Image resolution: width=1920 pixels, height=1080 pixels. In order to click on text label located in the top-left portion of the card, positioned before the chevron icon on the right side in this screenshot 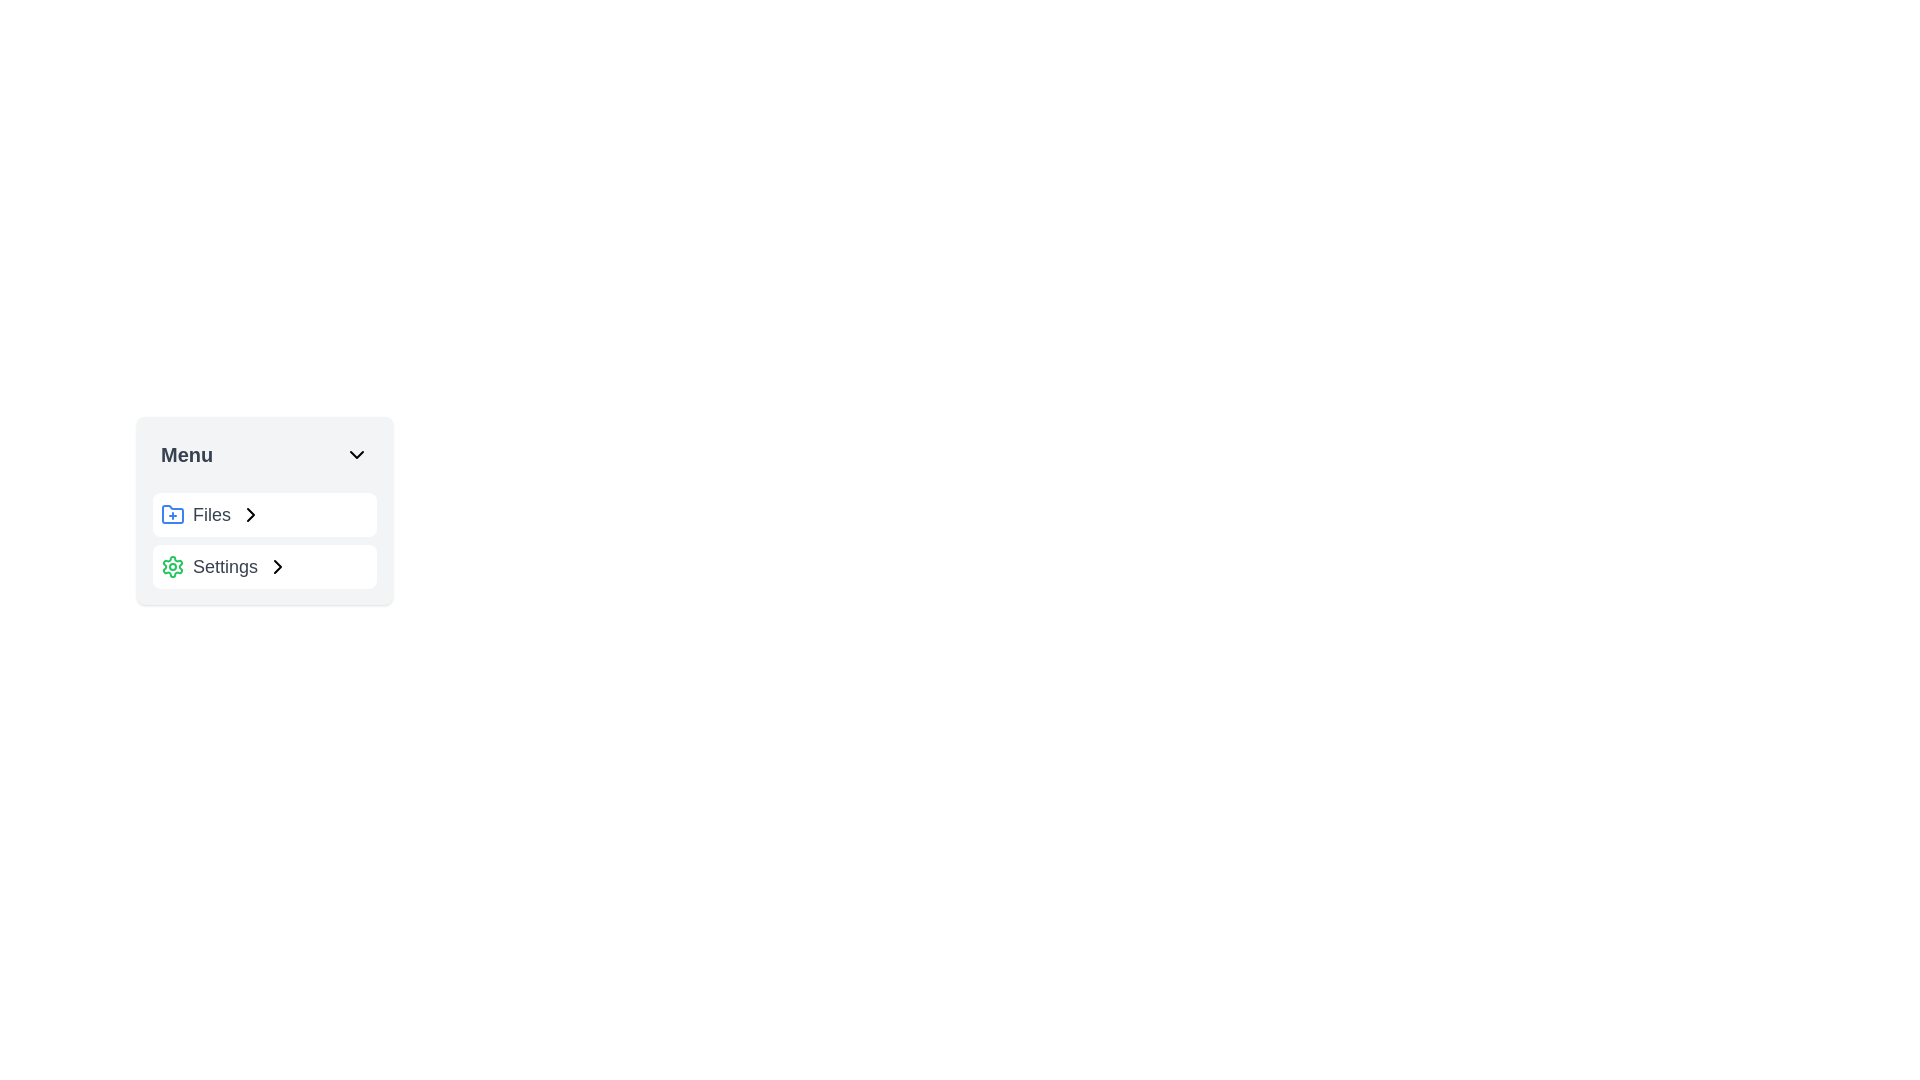, I will do `click(187, 455)`.